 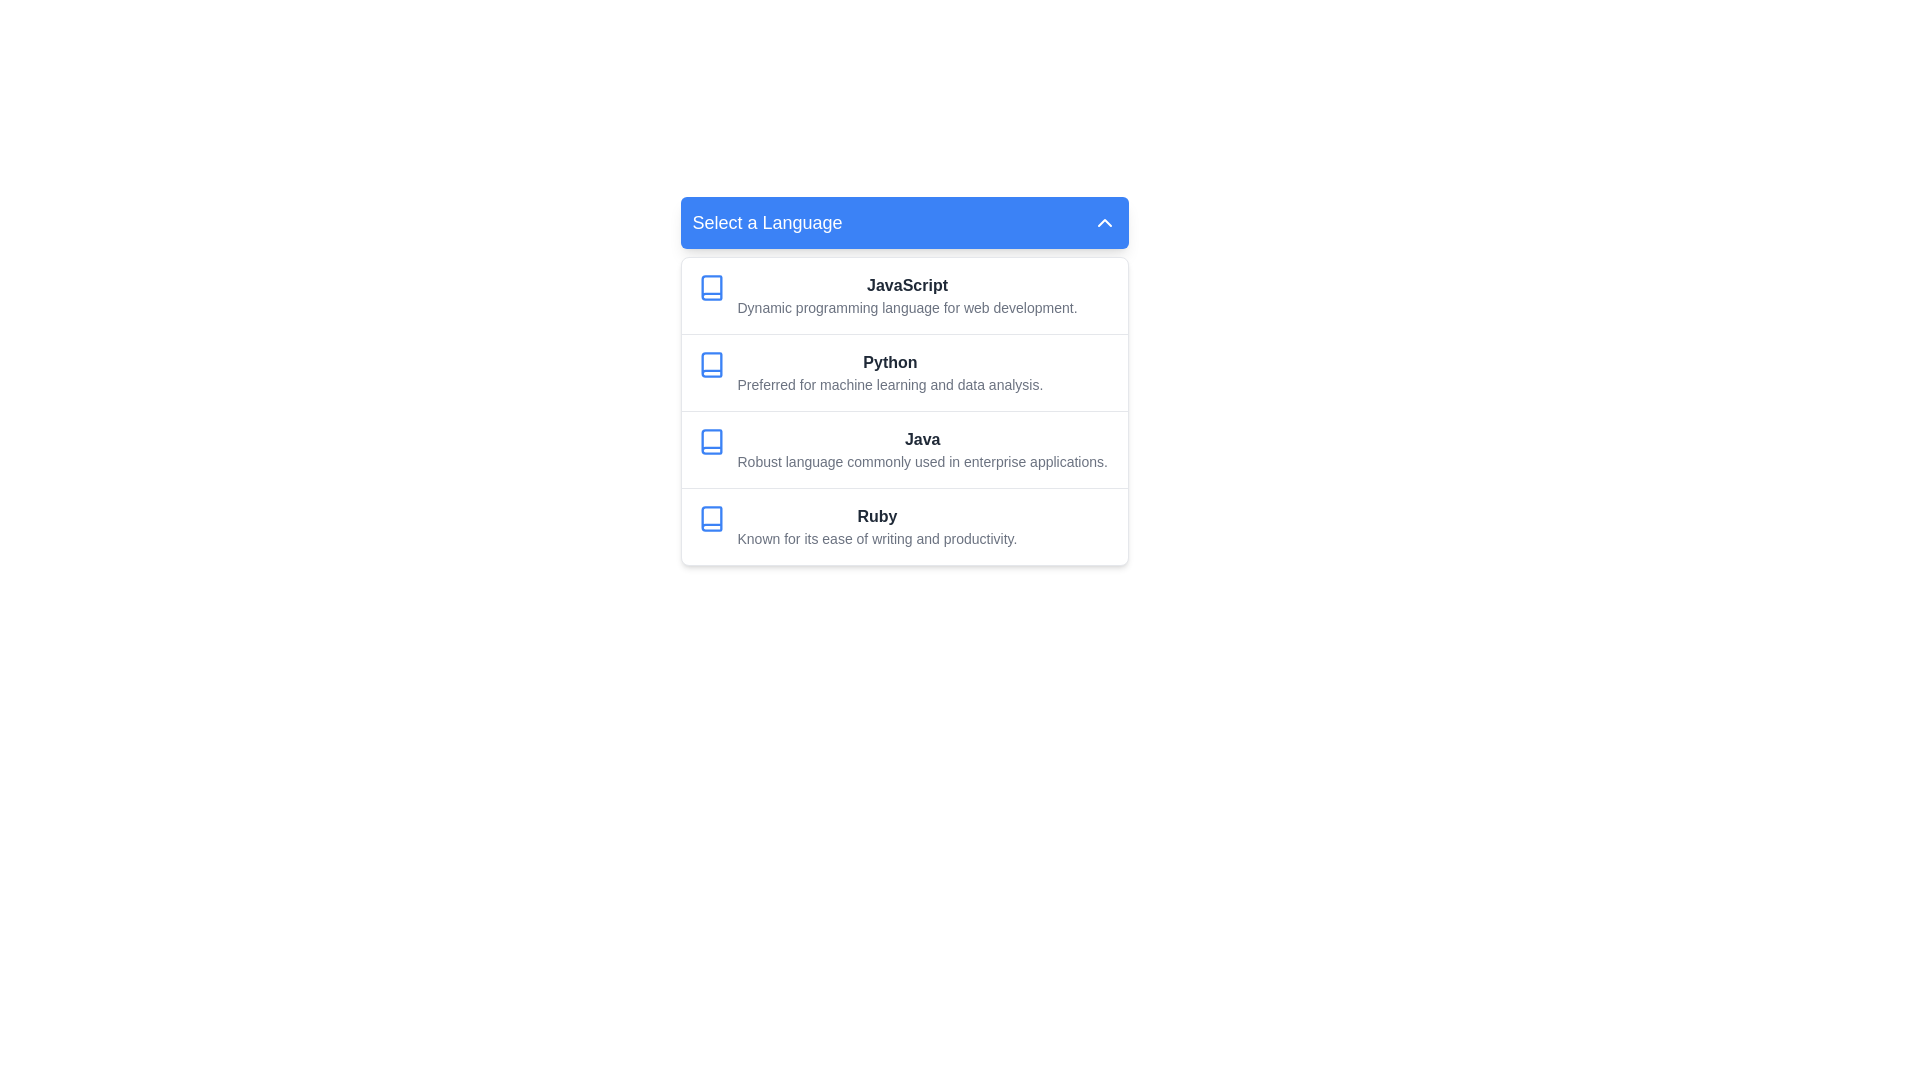 I want to click on the text label that provides additional information about the 'Python' list item, positioned directly below the title 'Python', so click(x=889, y=385).